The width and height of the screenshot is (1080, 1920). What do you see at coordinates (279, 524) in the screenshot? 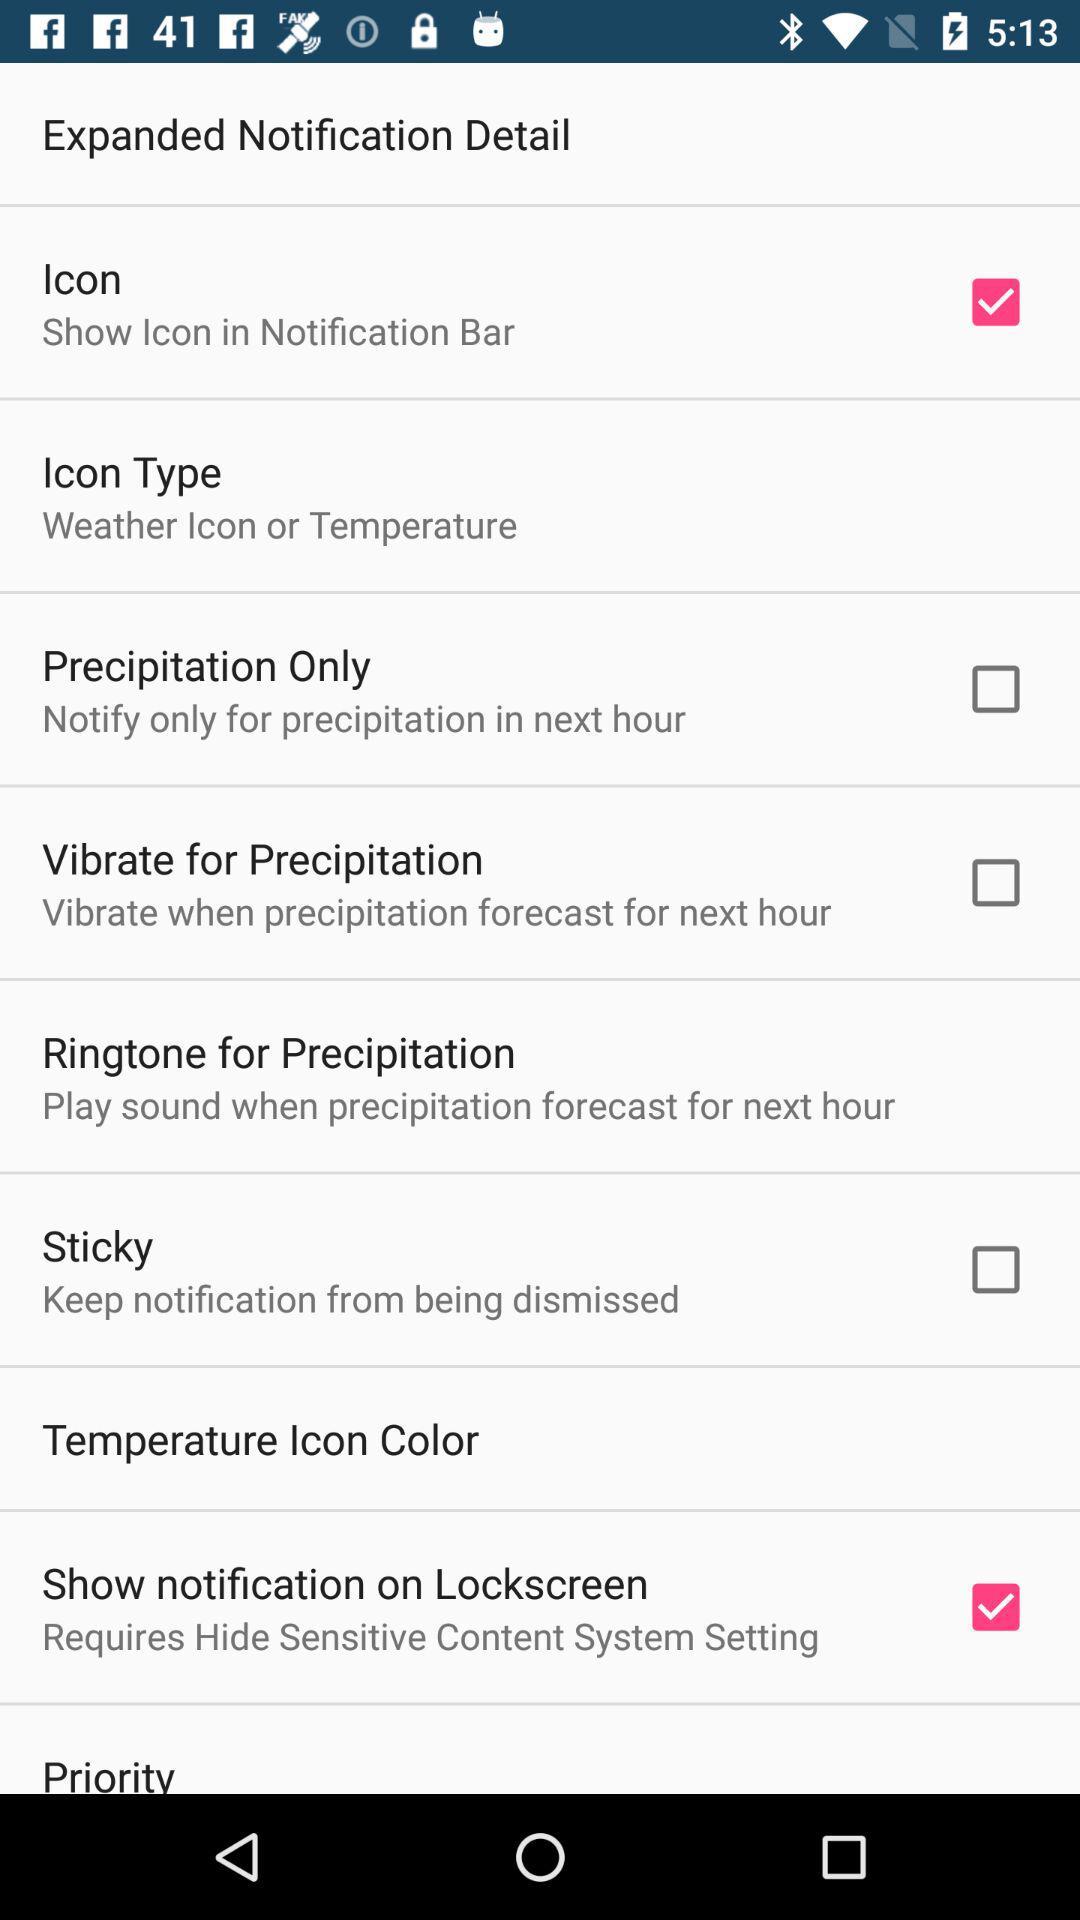
I see `the icon below the icon type item` at bounding box center [279, 524].